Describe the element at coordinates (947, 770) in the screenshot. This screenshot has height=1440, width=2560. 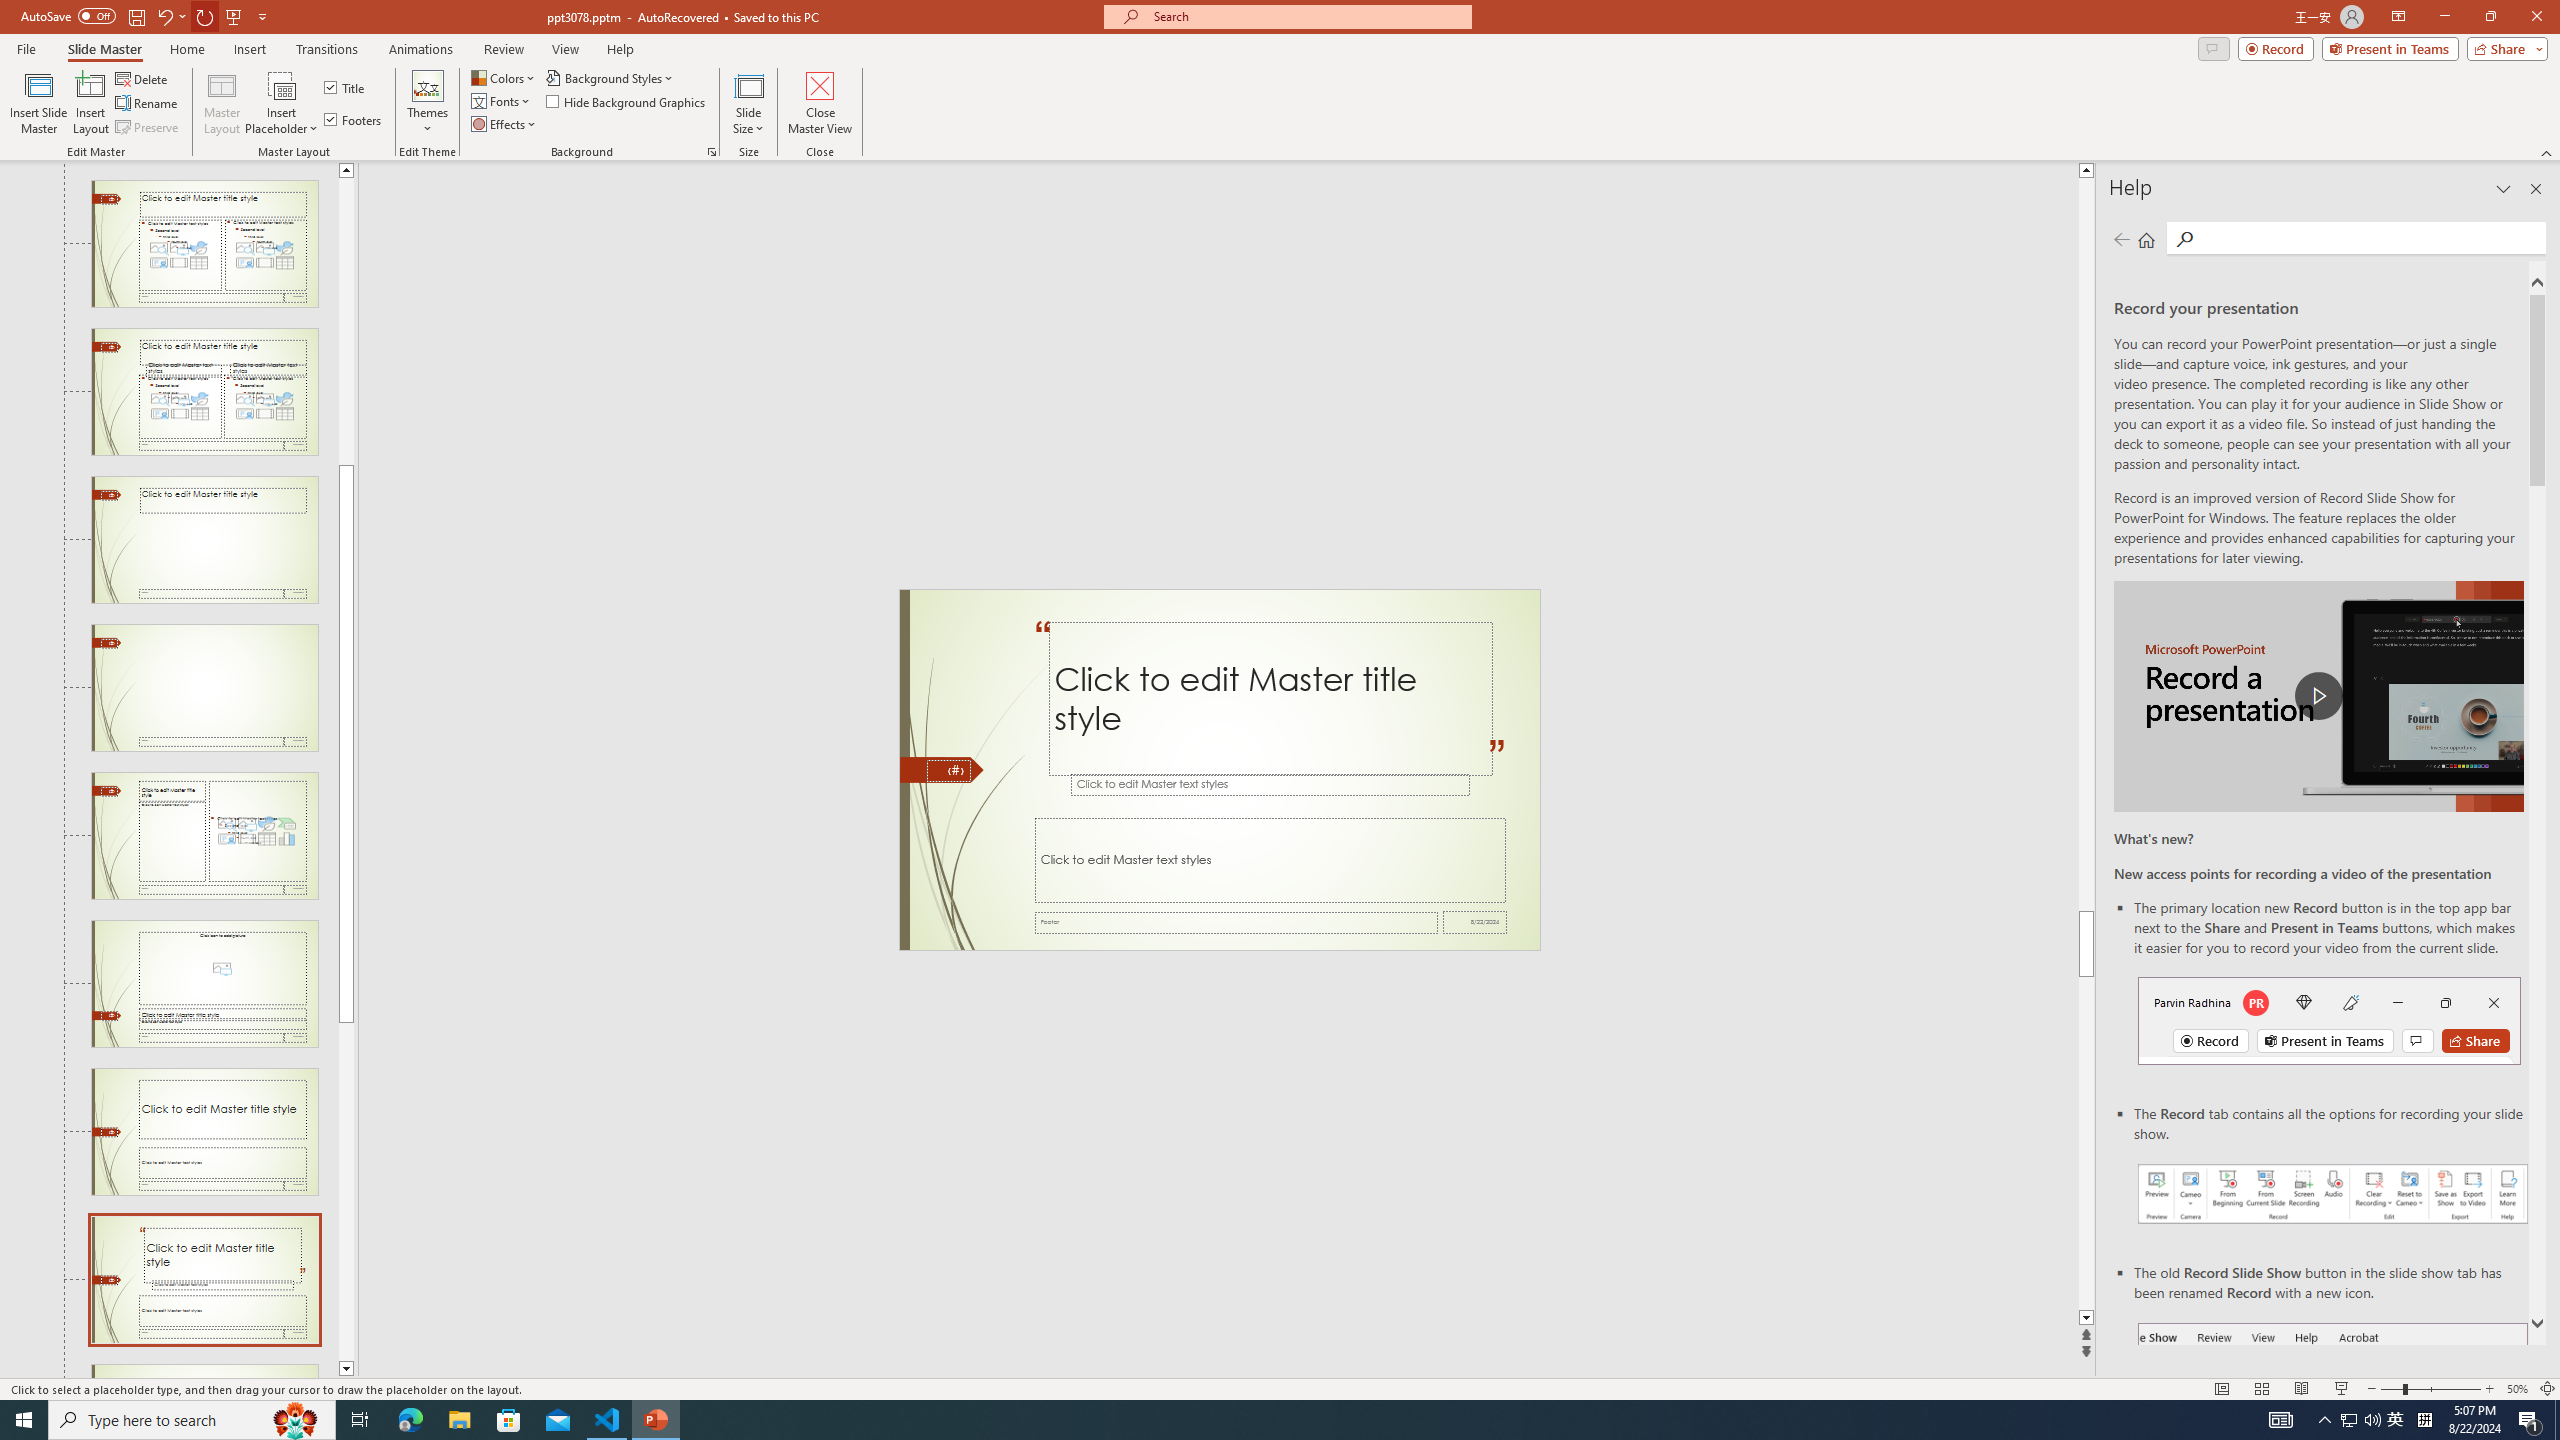
I see `'Slide Number'` at that location.